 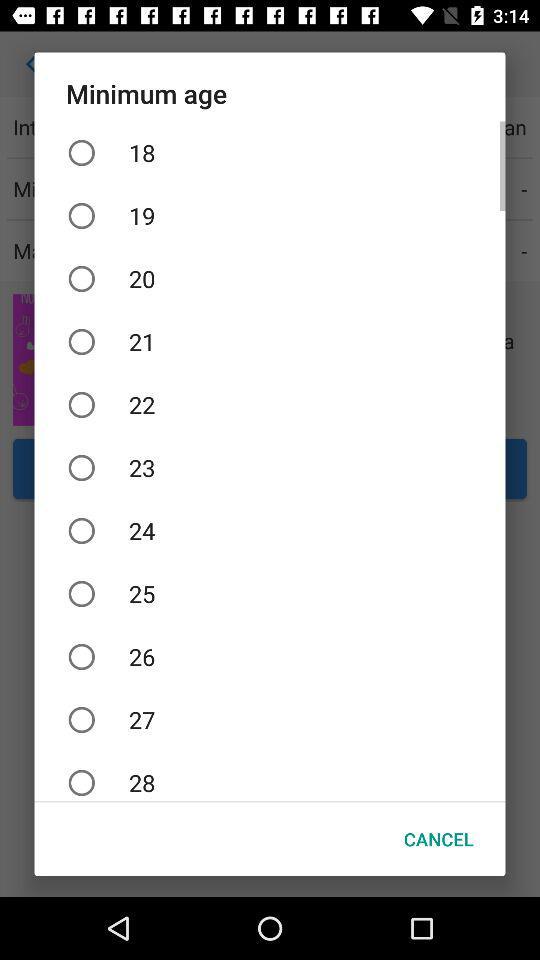 I want to click on the cancel button, so click(x=437, y=839).